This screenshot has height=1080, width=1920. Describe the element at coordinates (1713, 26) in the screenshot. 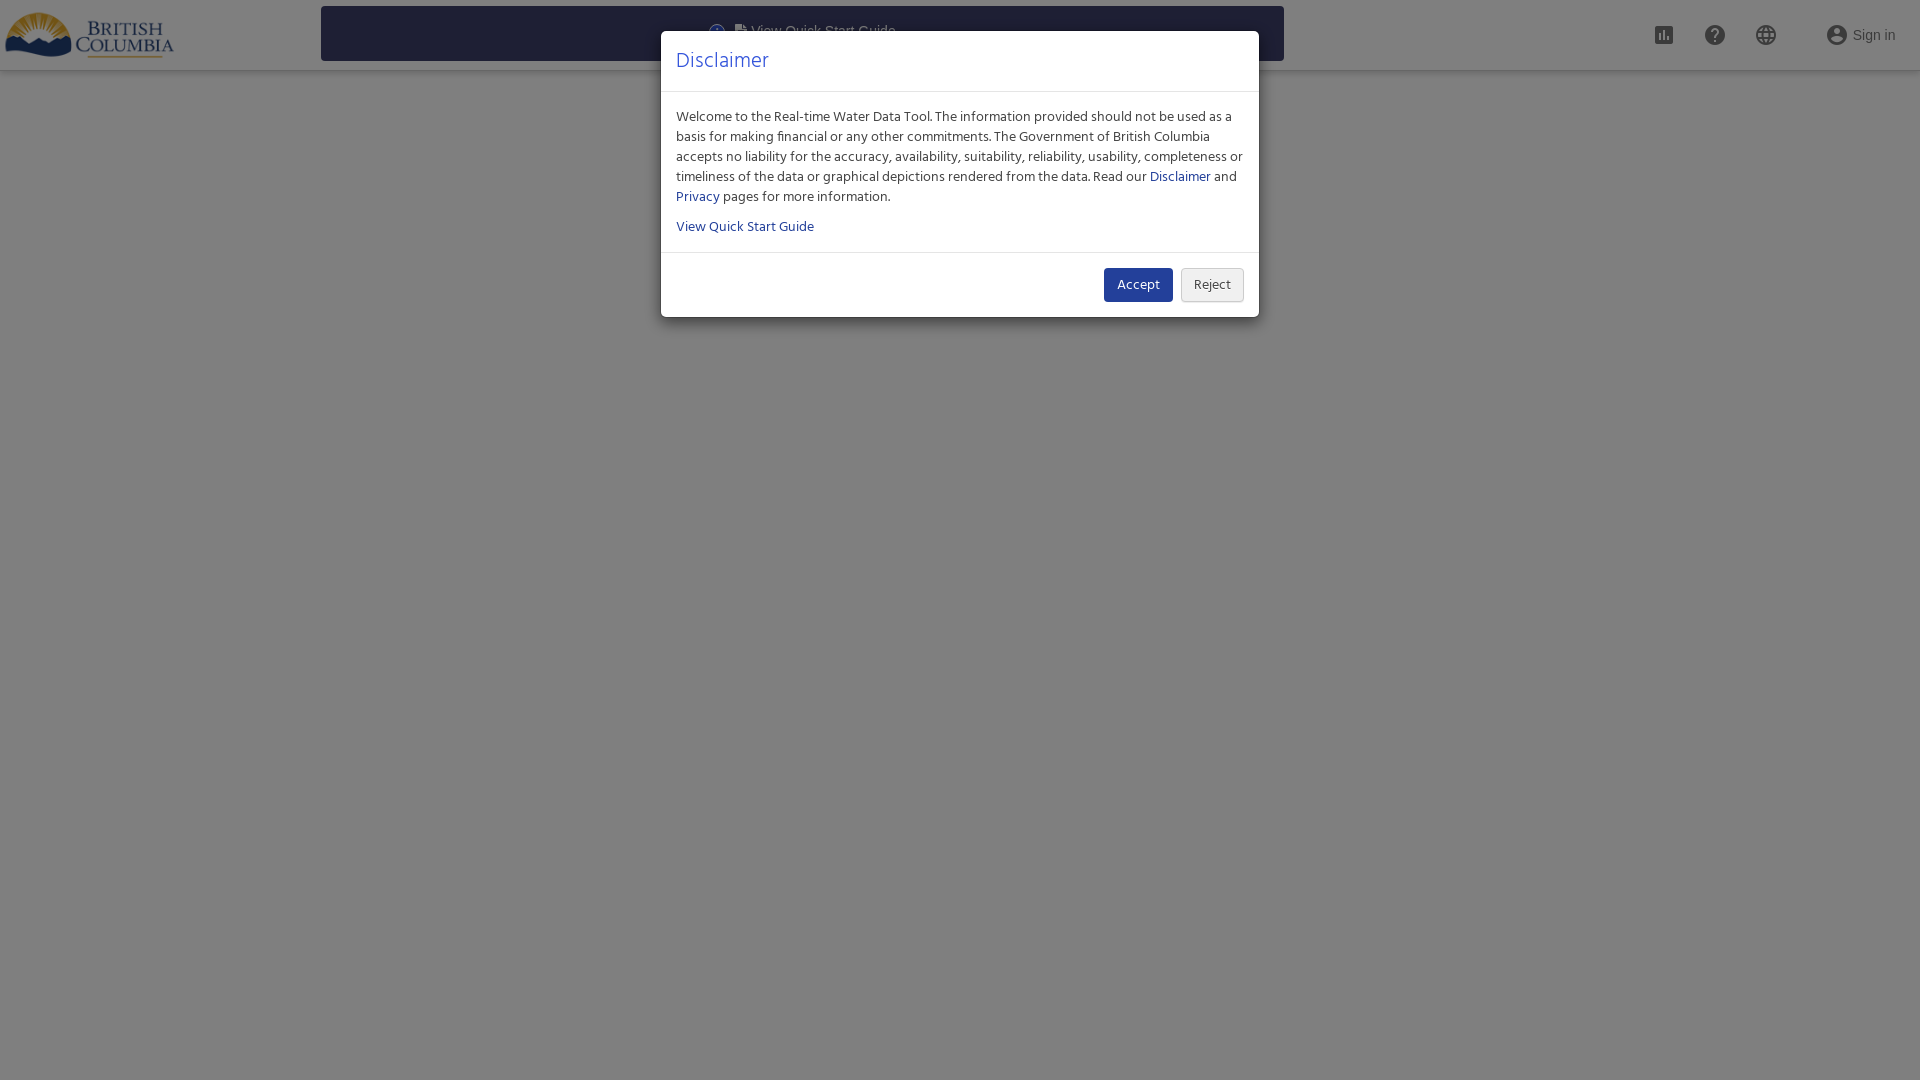

I see `'help'` at that location.